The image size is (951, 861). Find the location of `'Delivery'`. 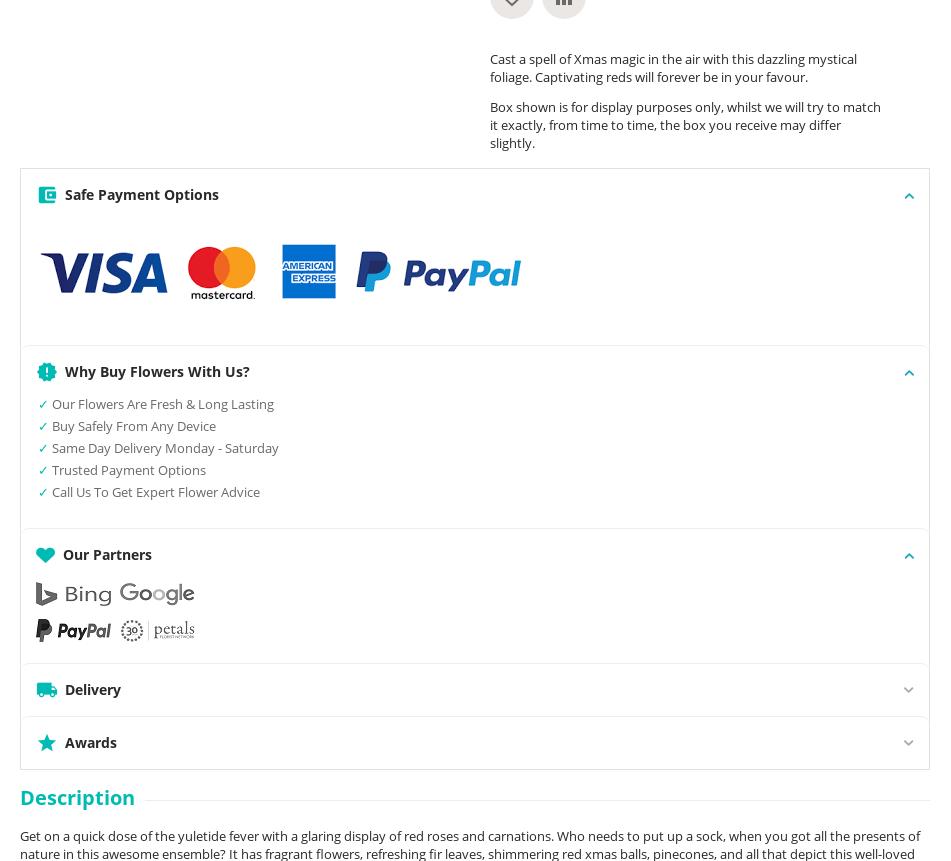

'Delivery' is located at coordinates (93, 688).